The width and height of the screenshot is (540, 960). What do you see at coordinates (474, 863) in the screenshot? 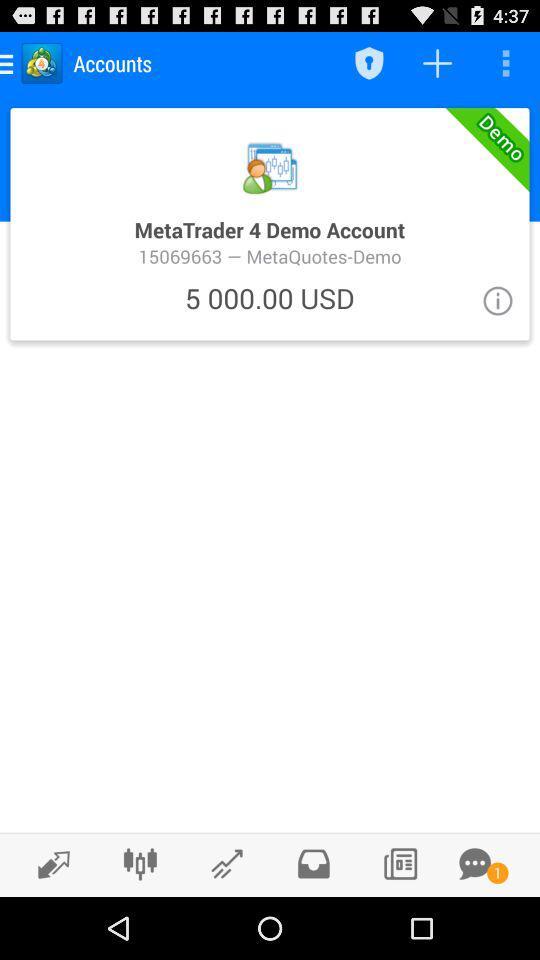
I see `messages icon` at bounding box center [474, 863].